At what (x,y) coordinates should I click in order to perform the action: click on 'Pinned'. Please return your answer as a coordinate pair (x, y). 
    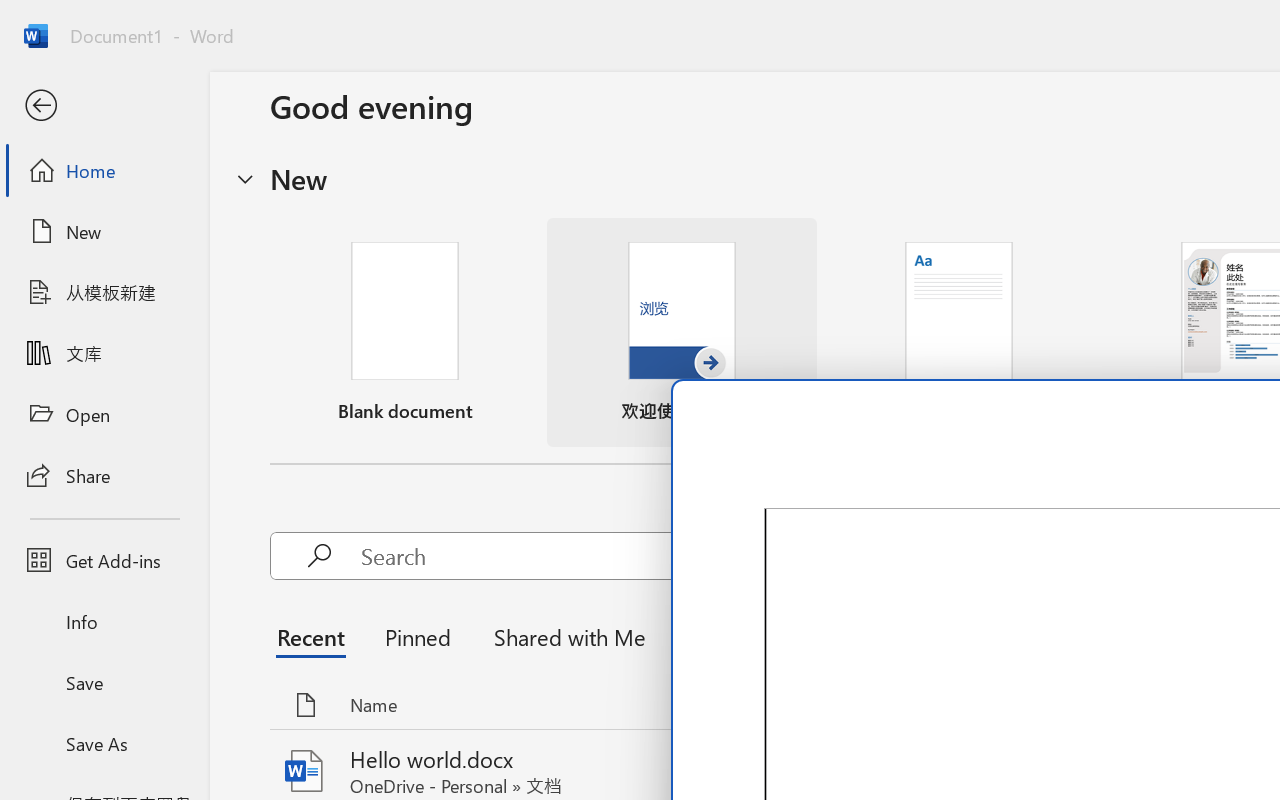
    Looking at the image, I should click on (416, 635).